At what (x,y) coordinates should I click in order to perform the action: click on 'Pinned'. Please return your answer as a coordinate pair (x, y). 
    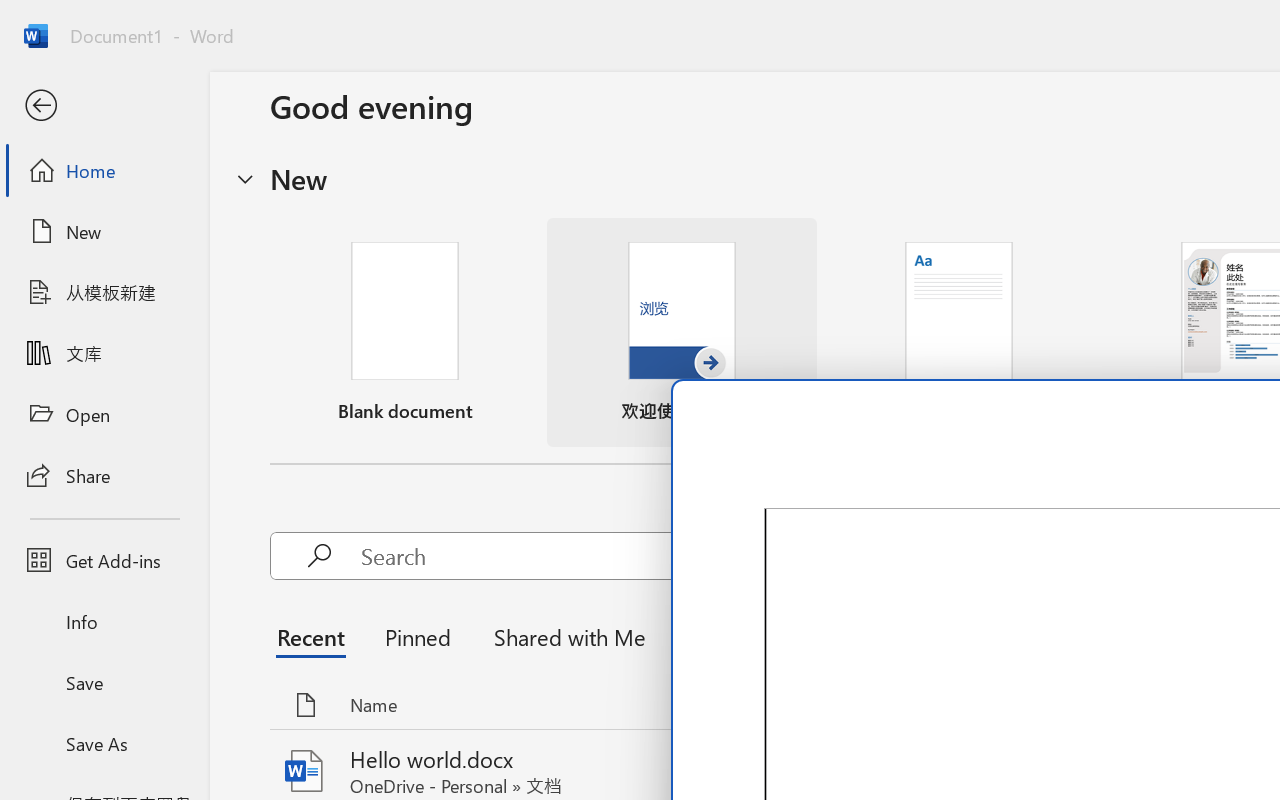
    Looking at the image, I should click on (416, 635).